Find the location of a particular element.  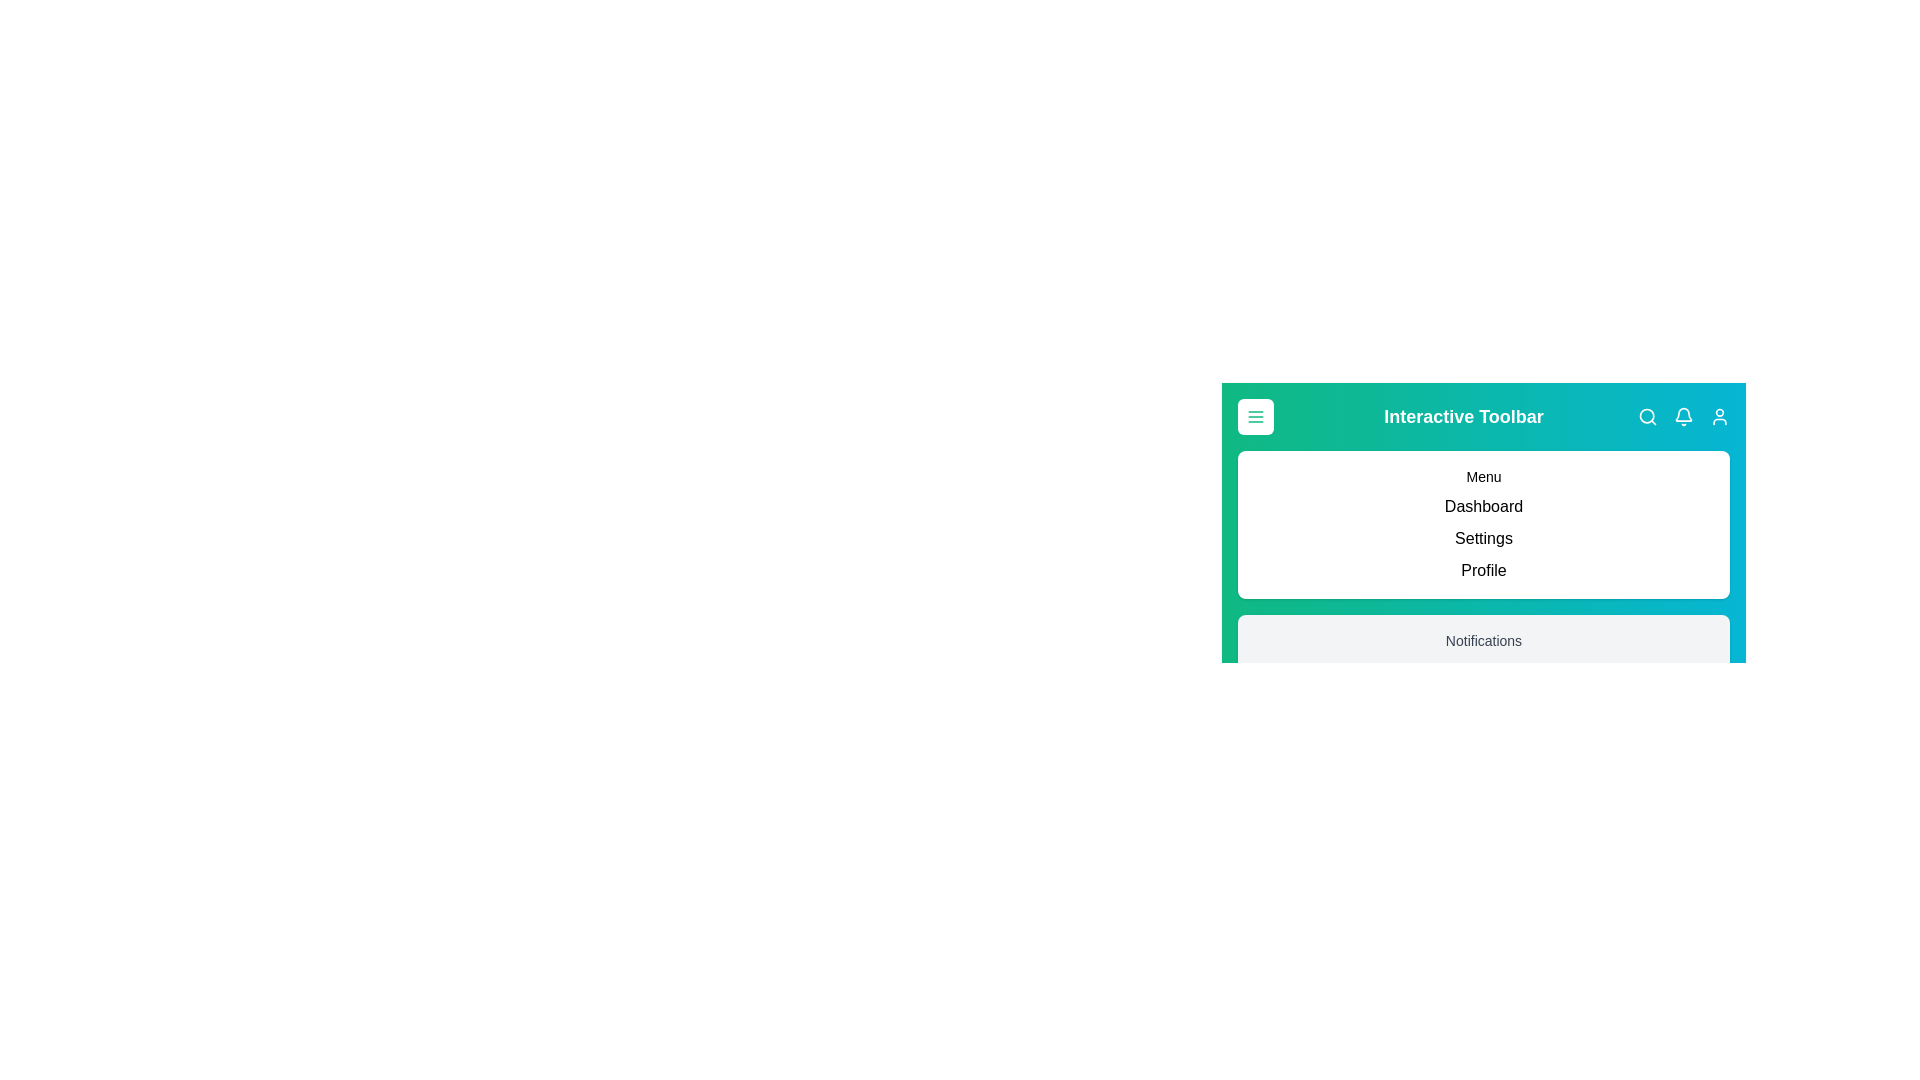

the user profile icon is located at coordinates (1718, 415).